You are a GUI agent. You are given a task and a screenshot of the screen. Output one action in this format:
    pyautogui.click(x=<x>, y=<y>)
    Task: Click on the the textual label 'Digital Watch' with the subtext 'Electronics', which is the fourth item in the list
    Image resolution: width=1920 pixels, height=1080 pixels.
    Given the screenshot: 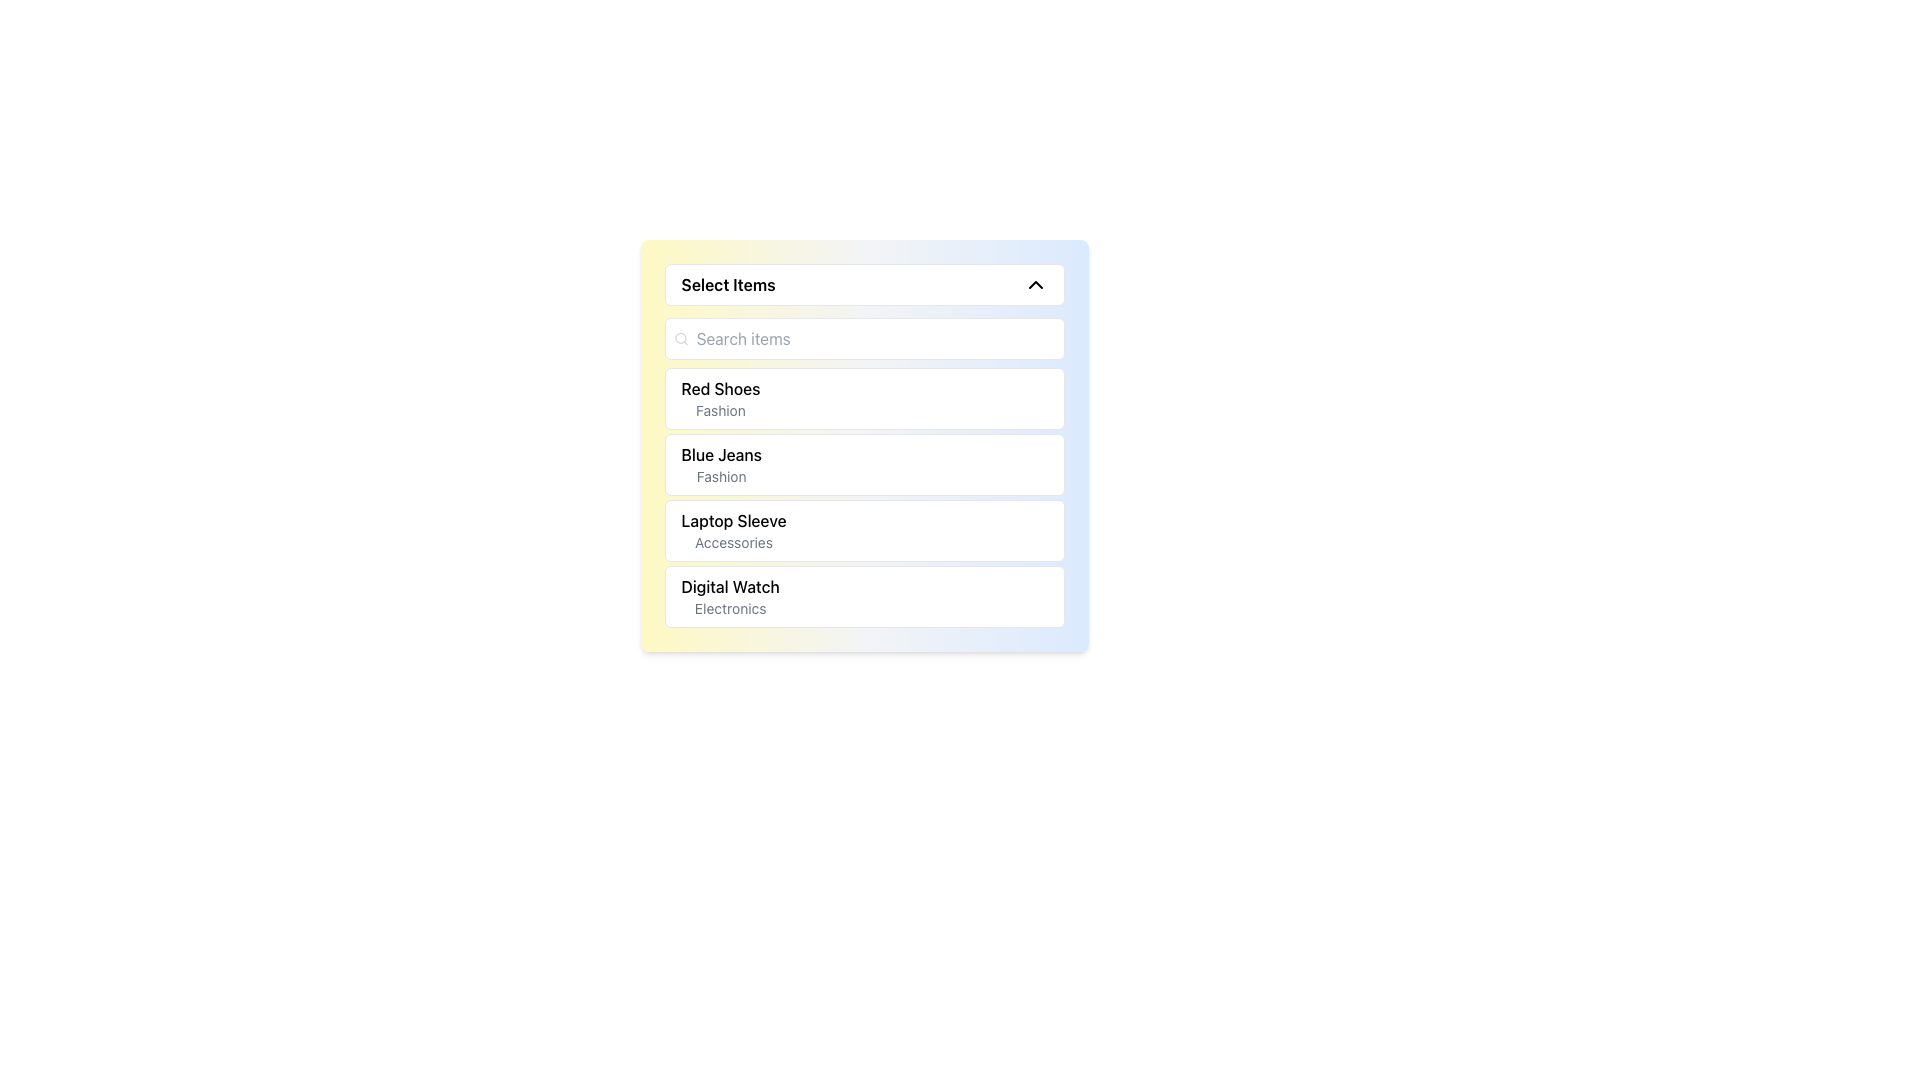 What is the action you would take?
    pyautogui.click(x=729, y=596)
    